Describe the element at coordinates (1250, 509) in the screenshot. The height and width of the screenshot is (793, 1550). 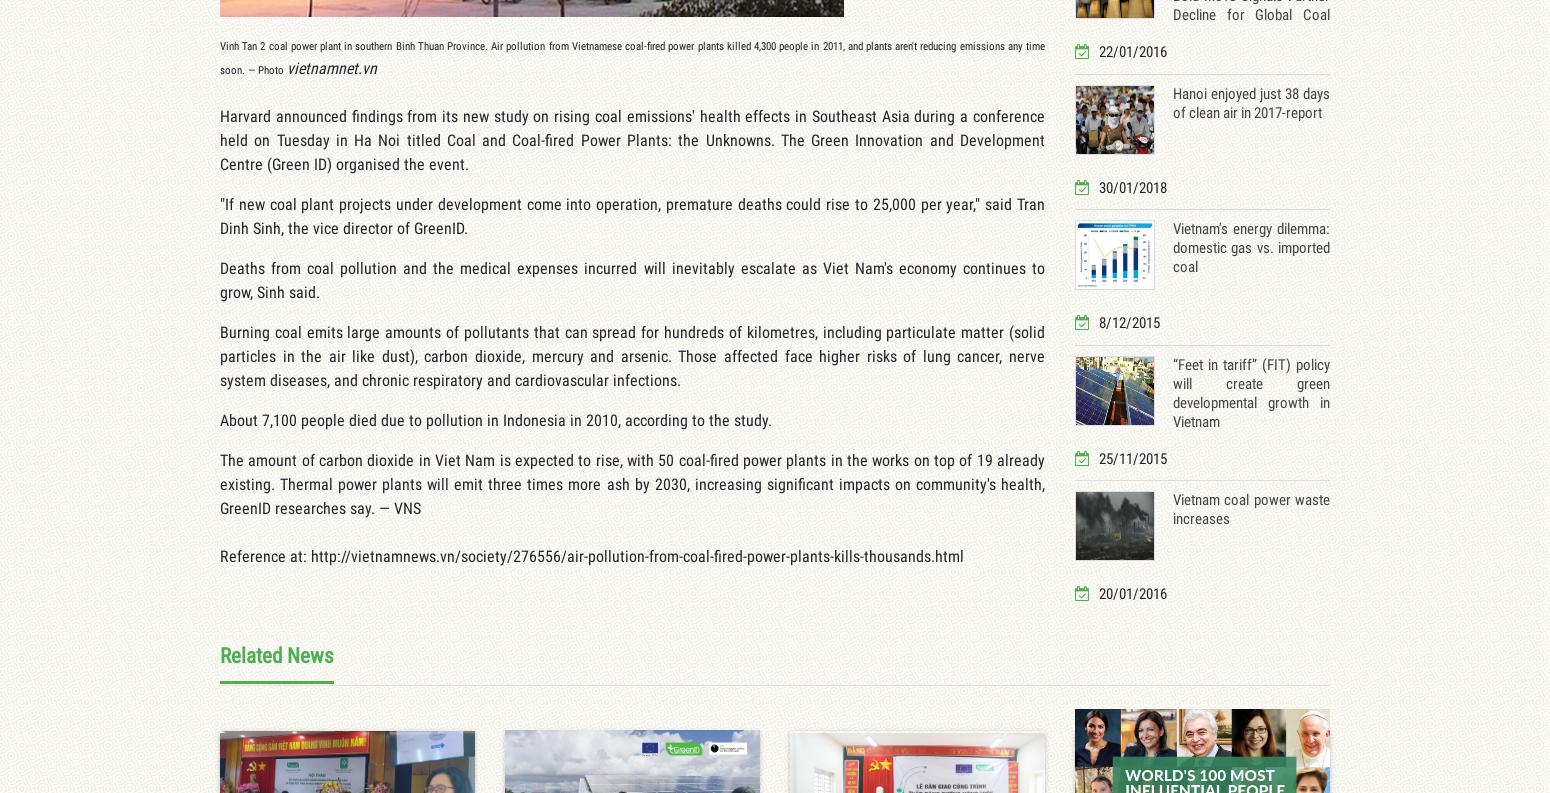
I see `'Vietnam coal power waste increases'` at that location.